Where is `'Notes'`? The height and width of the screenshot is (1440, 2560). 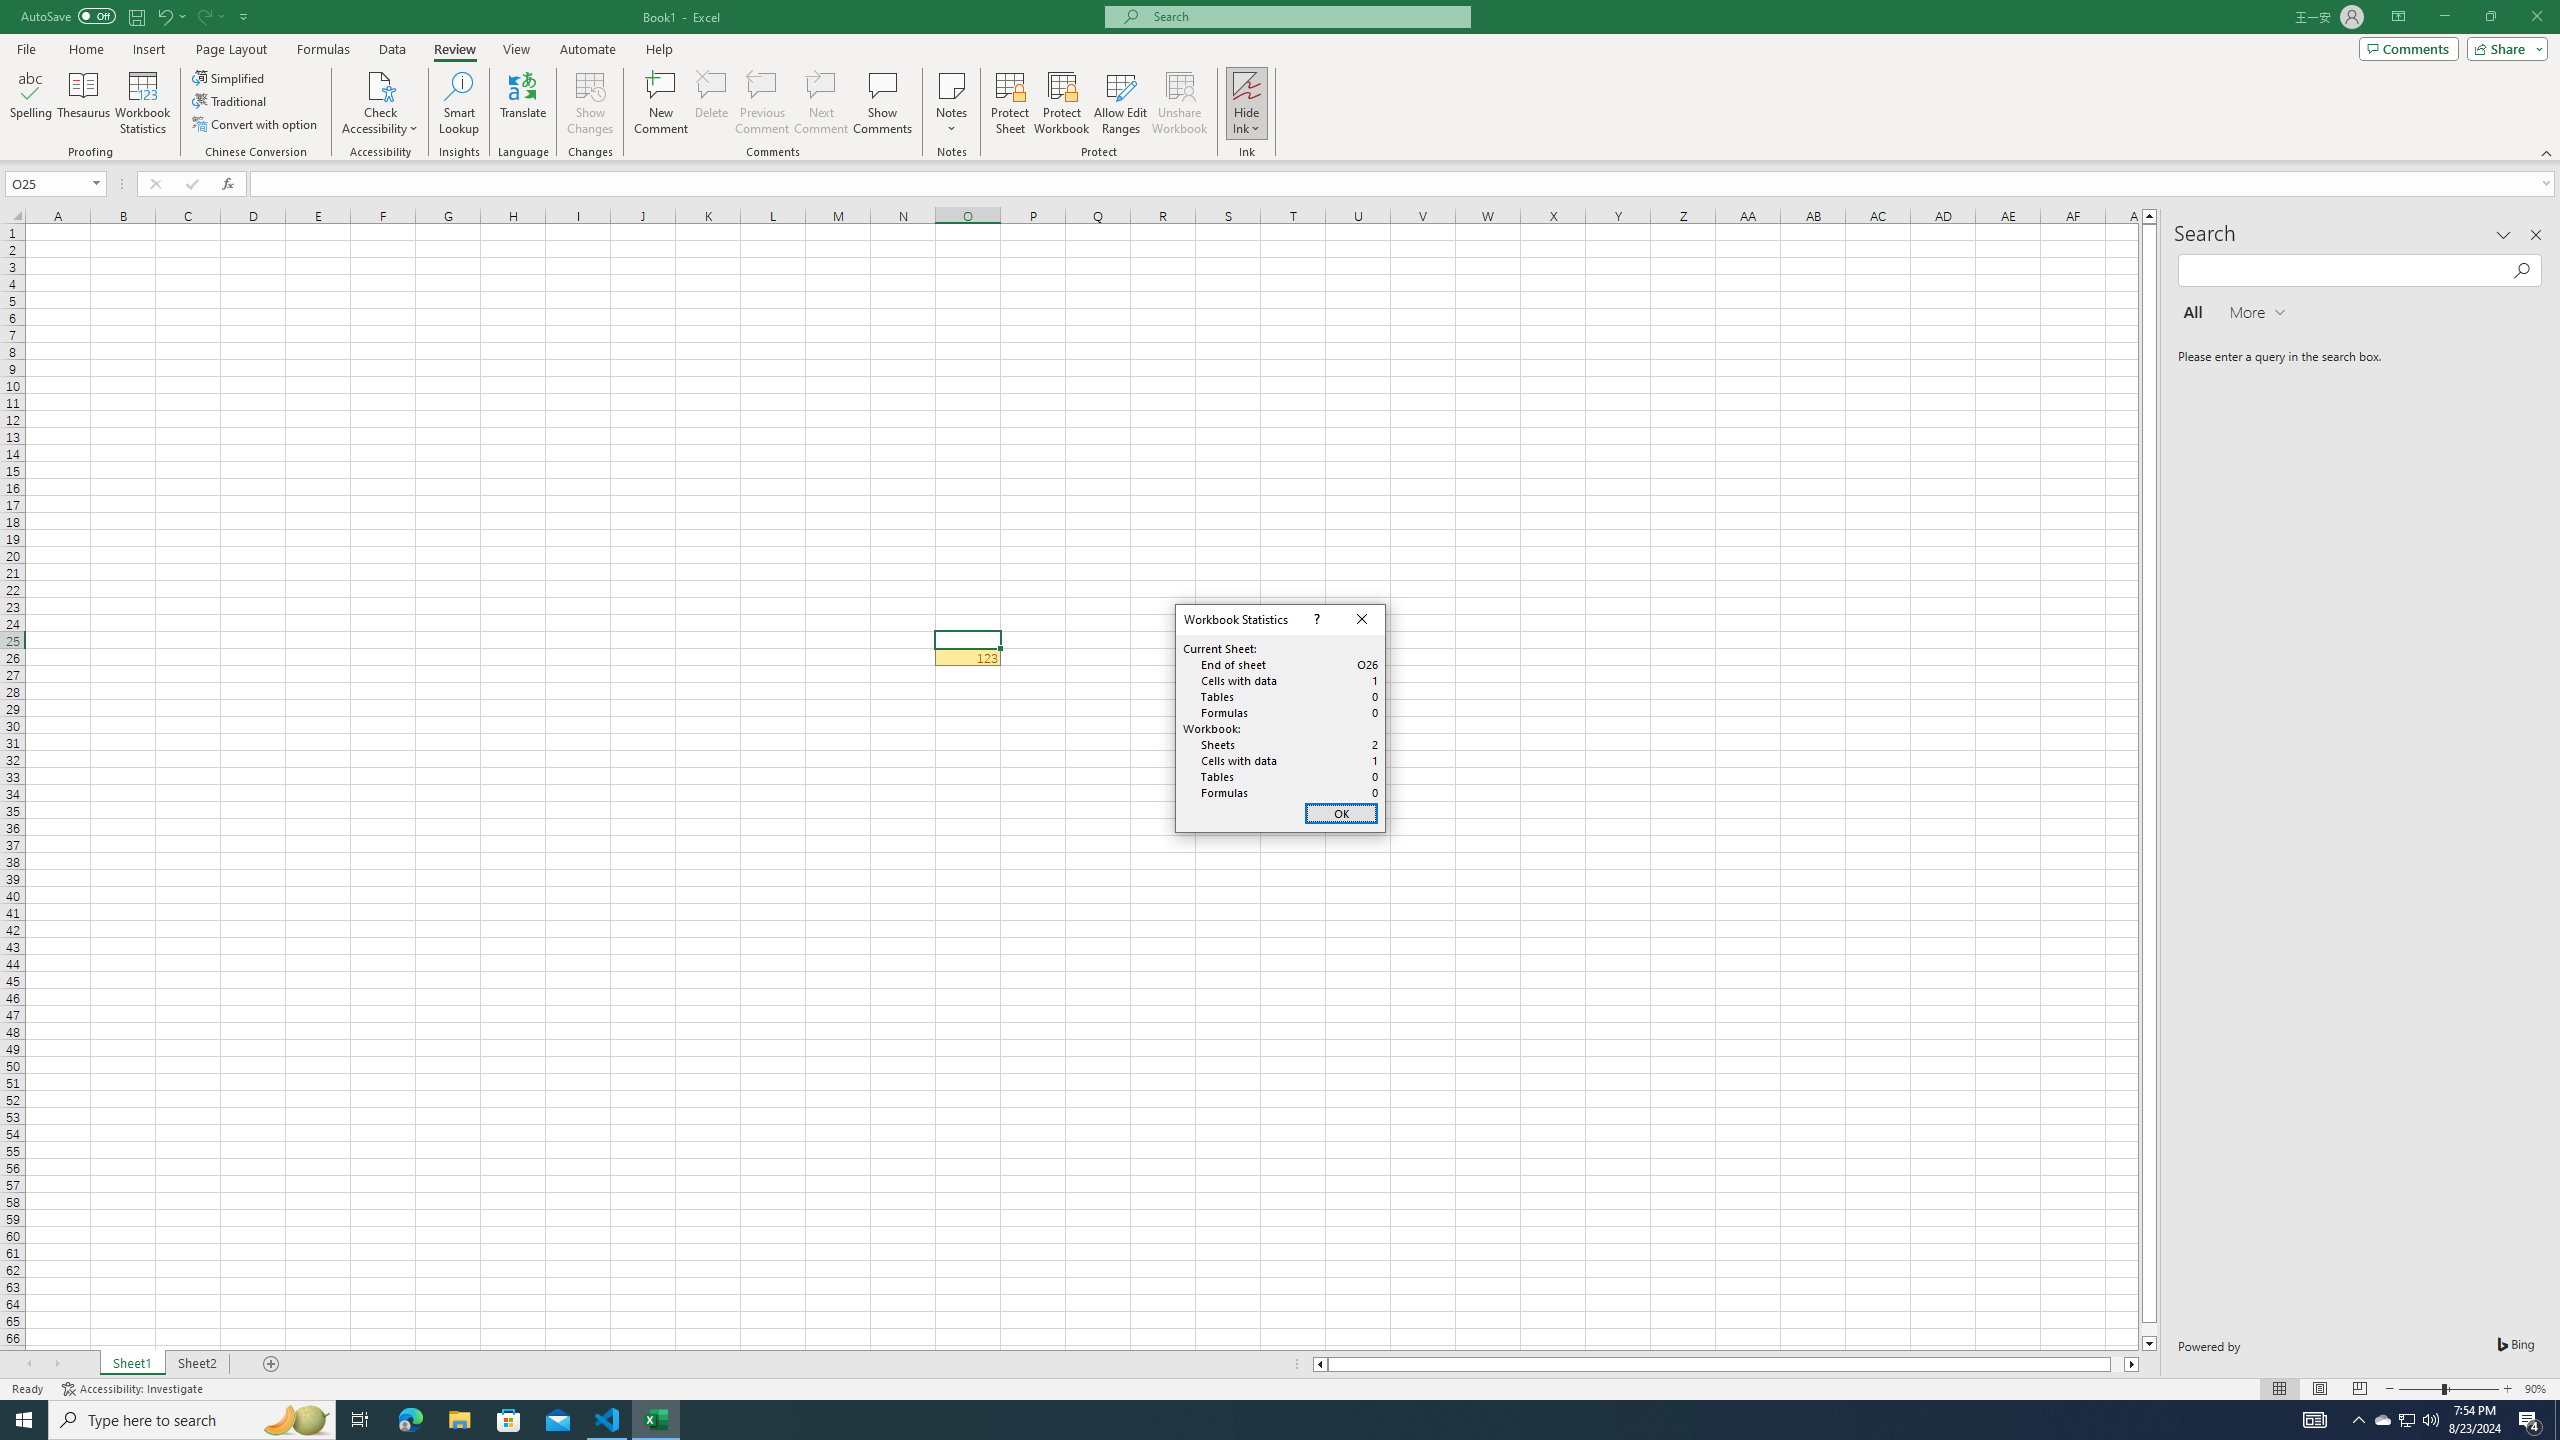
'Notes' is located at coordinates (951, 103).